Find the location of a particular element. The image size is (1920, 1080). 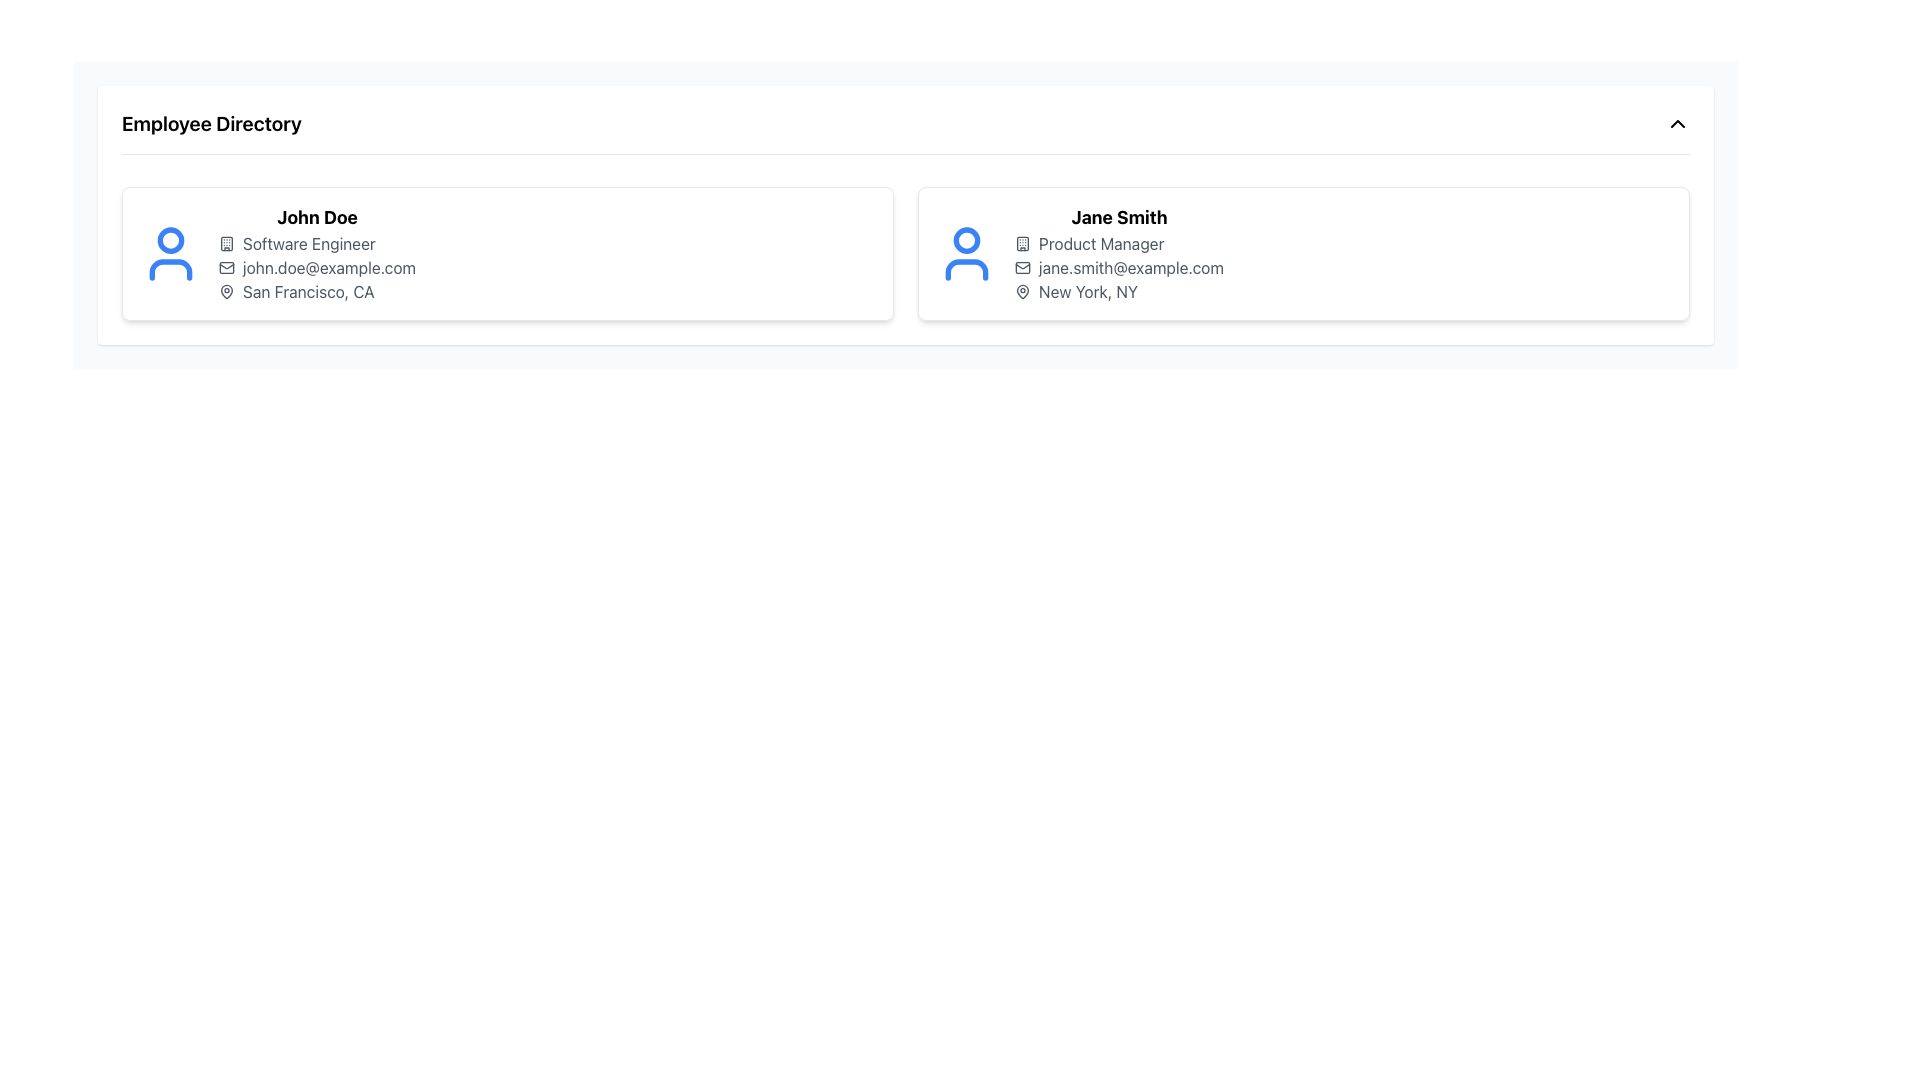

the envelope icon located next is located at coordinates (1022, 266).